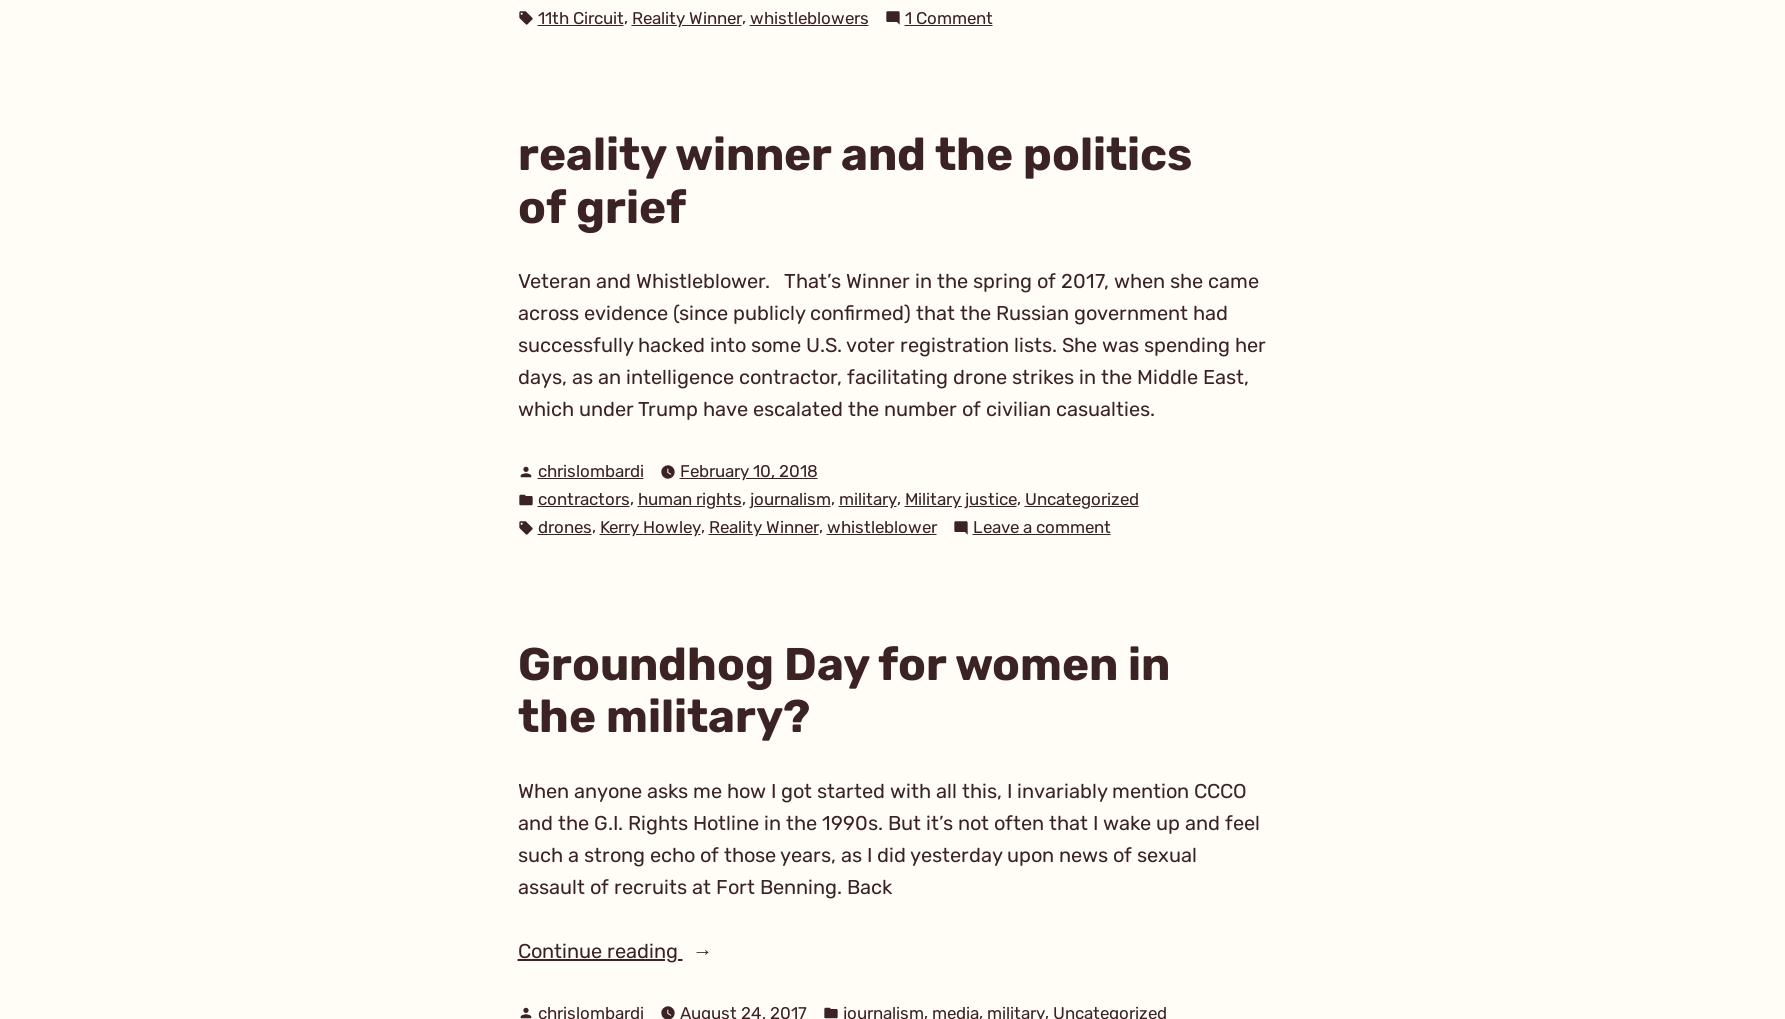 Image resolution: width=1785 pixels, height=1019 pixels. Describe the element at coordinates (888, 837) in the screenshot. I see `'When anyone asks me how I got started with all this, I invariably mention CCCO and the G.I. Rights Hotline in the 1990s. But it’s not often that I wake up and feel such a strong echo of those years, as I did yesterday upon news of sexual assault of recruits at Fort Benning. Back'` at that location.